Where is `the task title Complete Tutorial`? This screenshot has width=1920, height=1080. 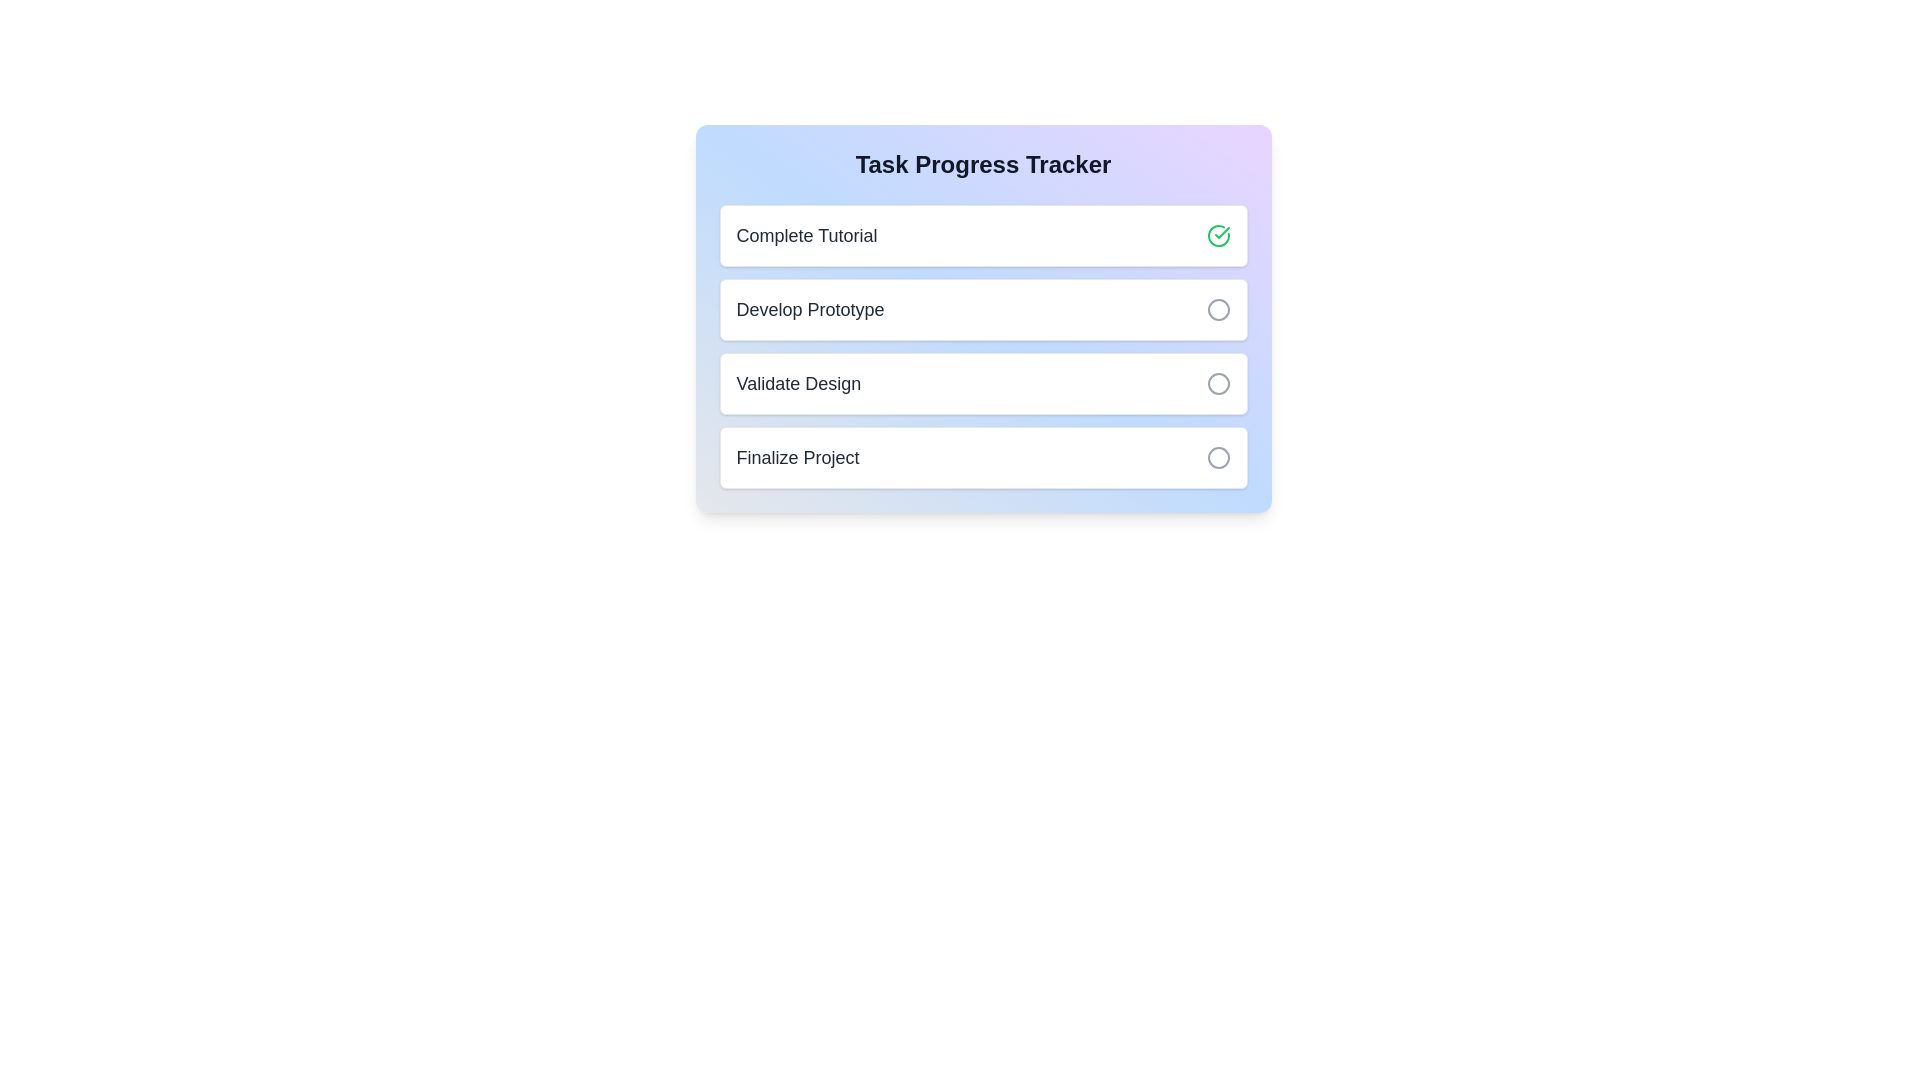 the task title Complete Tutorial is located at coordinates (806, 234).